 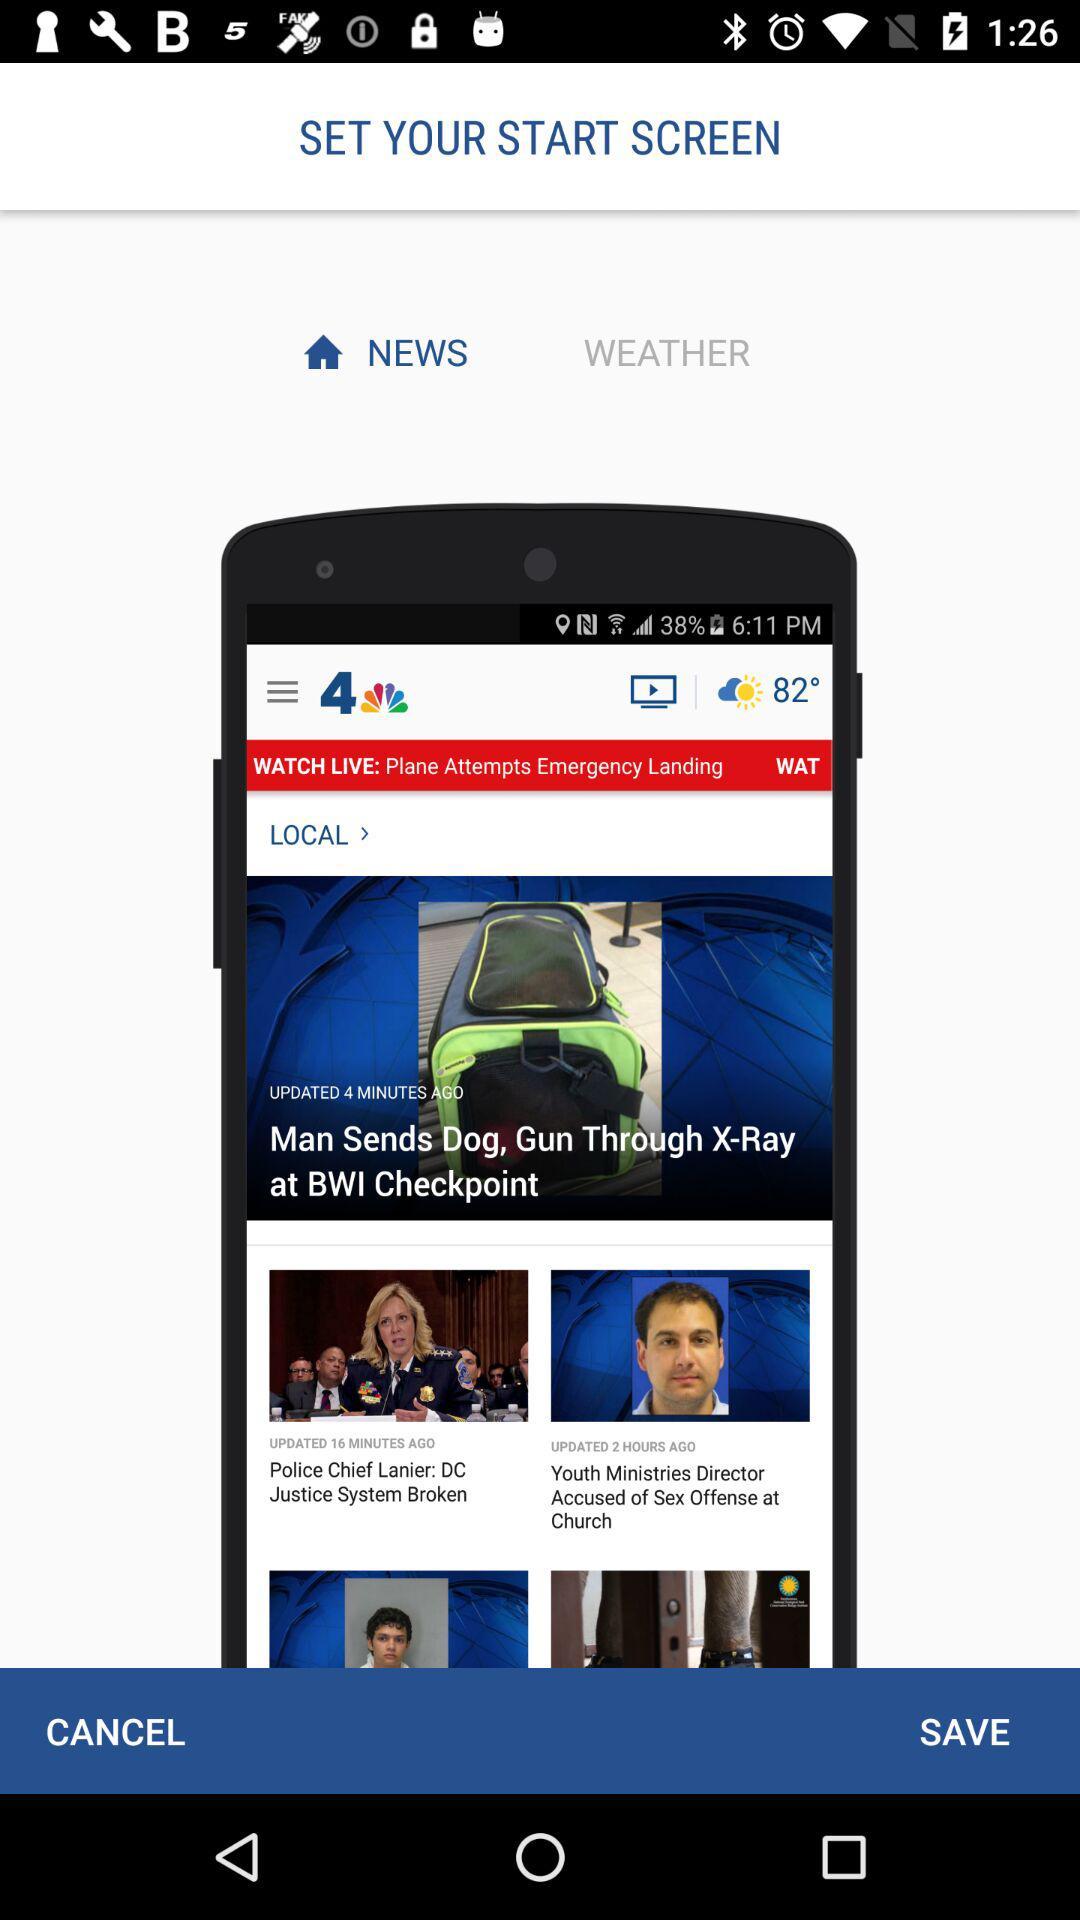 What do you see at coordinates (115, 1730) in the screenshot?
I see `icon next to the save item` at bounding box center [115, 1730].